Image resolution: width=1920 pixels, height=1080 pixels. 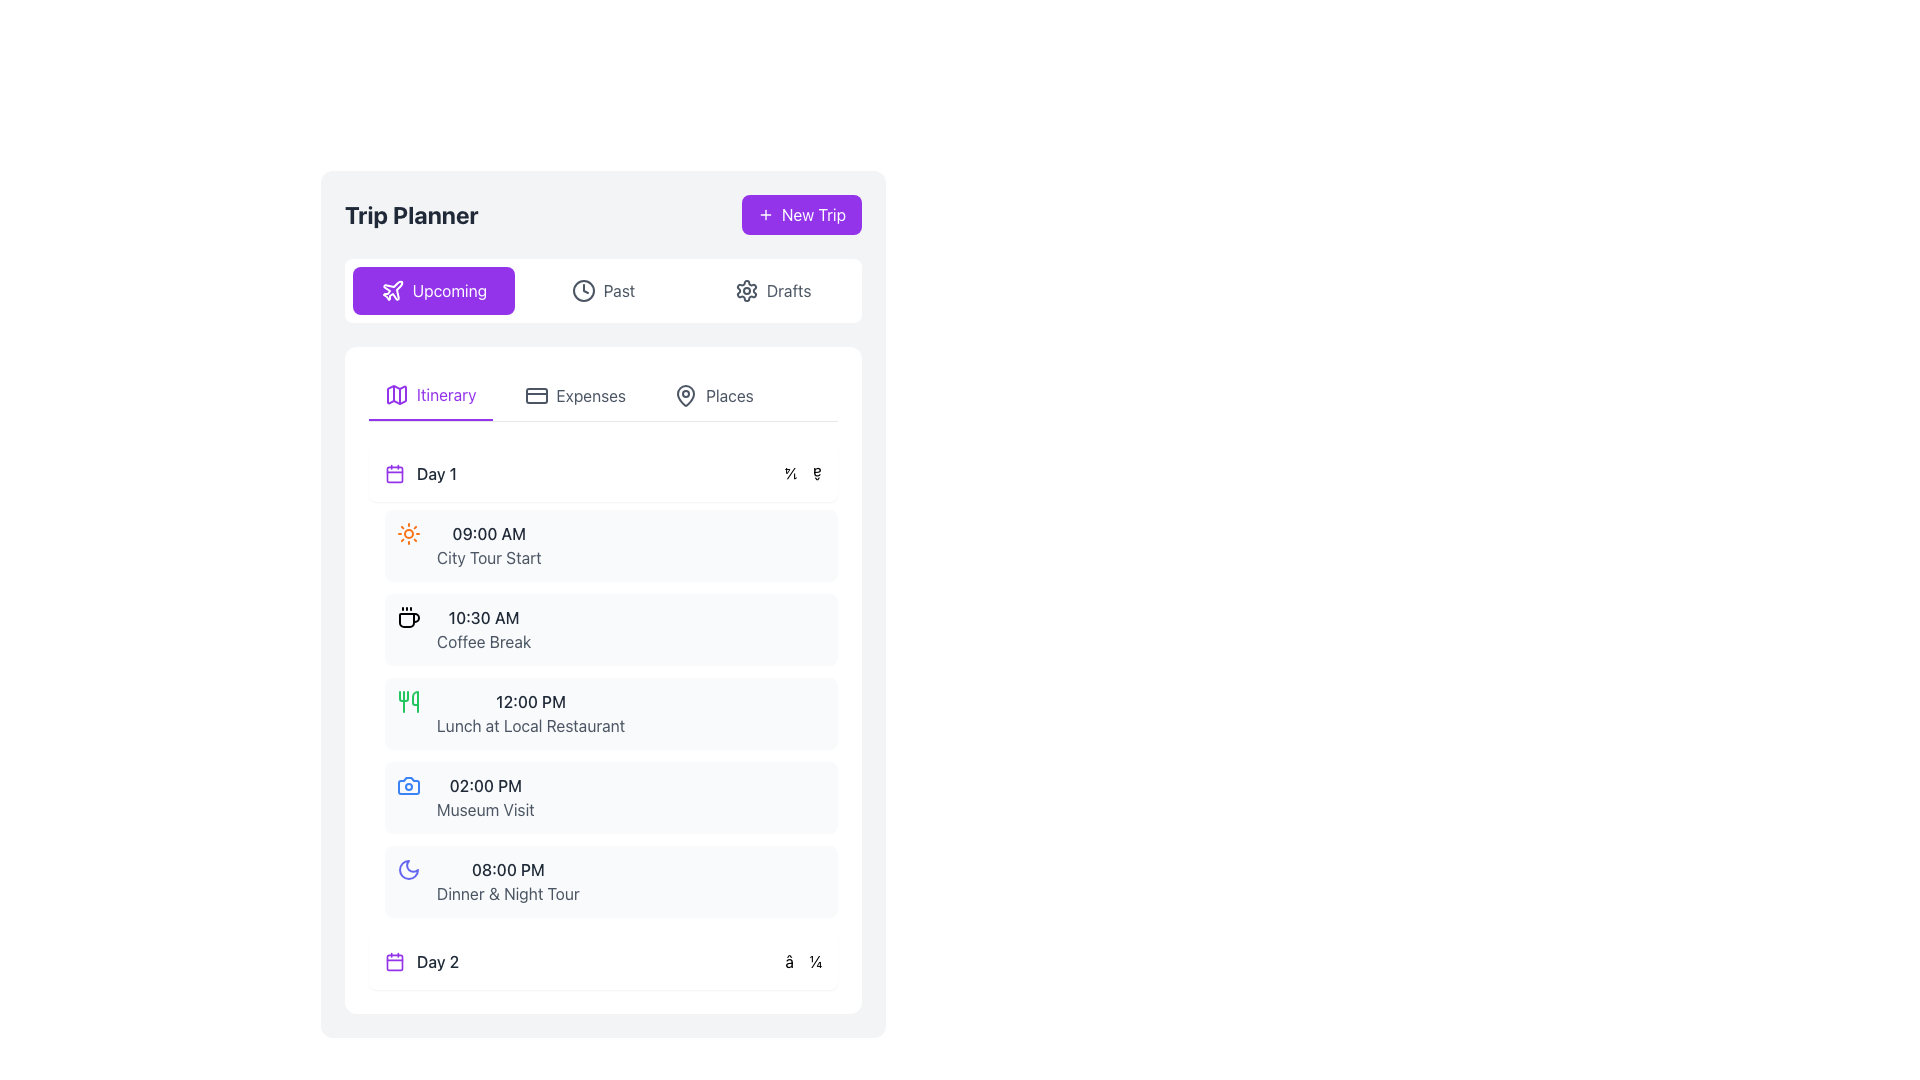 I want to click on the text label 'Museum Visit' which is styled in gray and appears below the time label '02:00 PM' in the 'Itinerary' section of the 'Trip Planner', so click(x=485, y=810).